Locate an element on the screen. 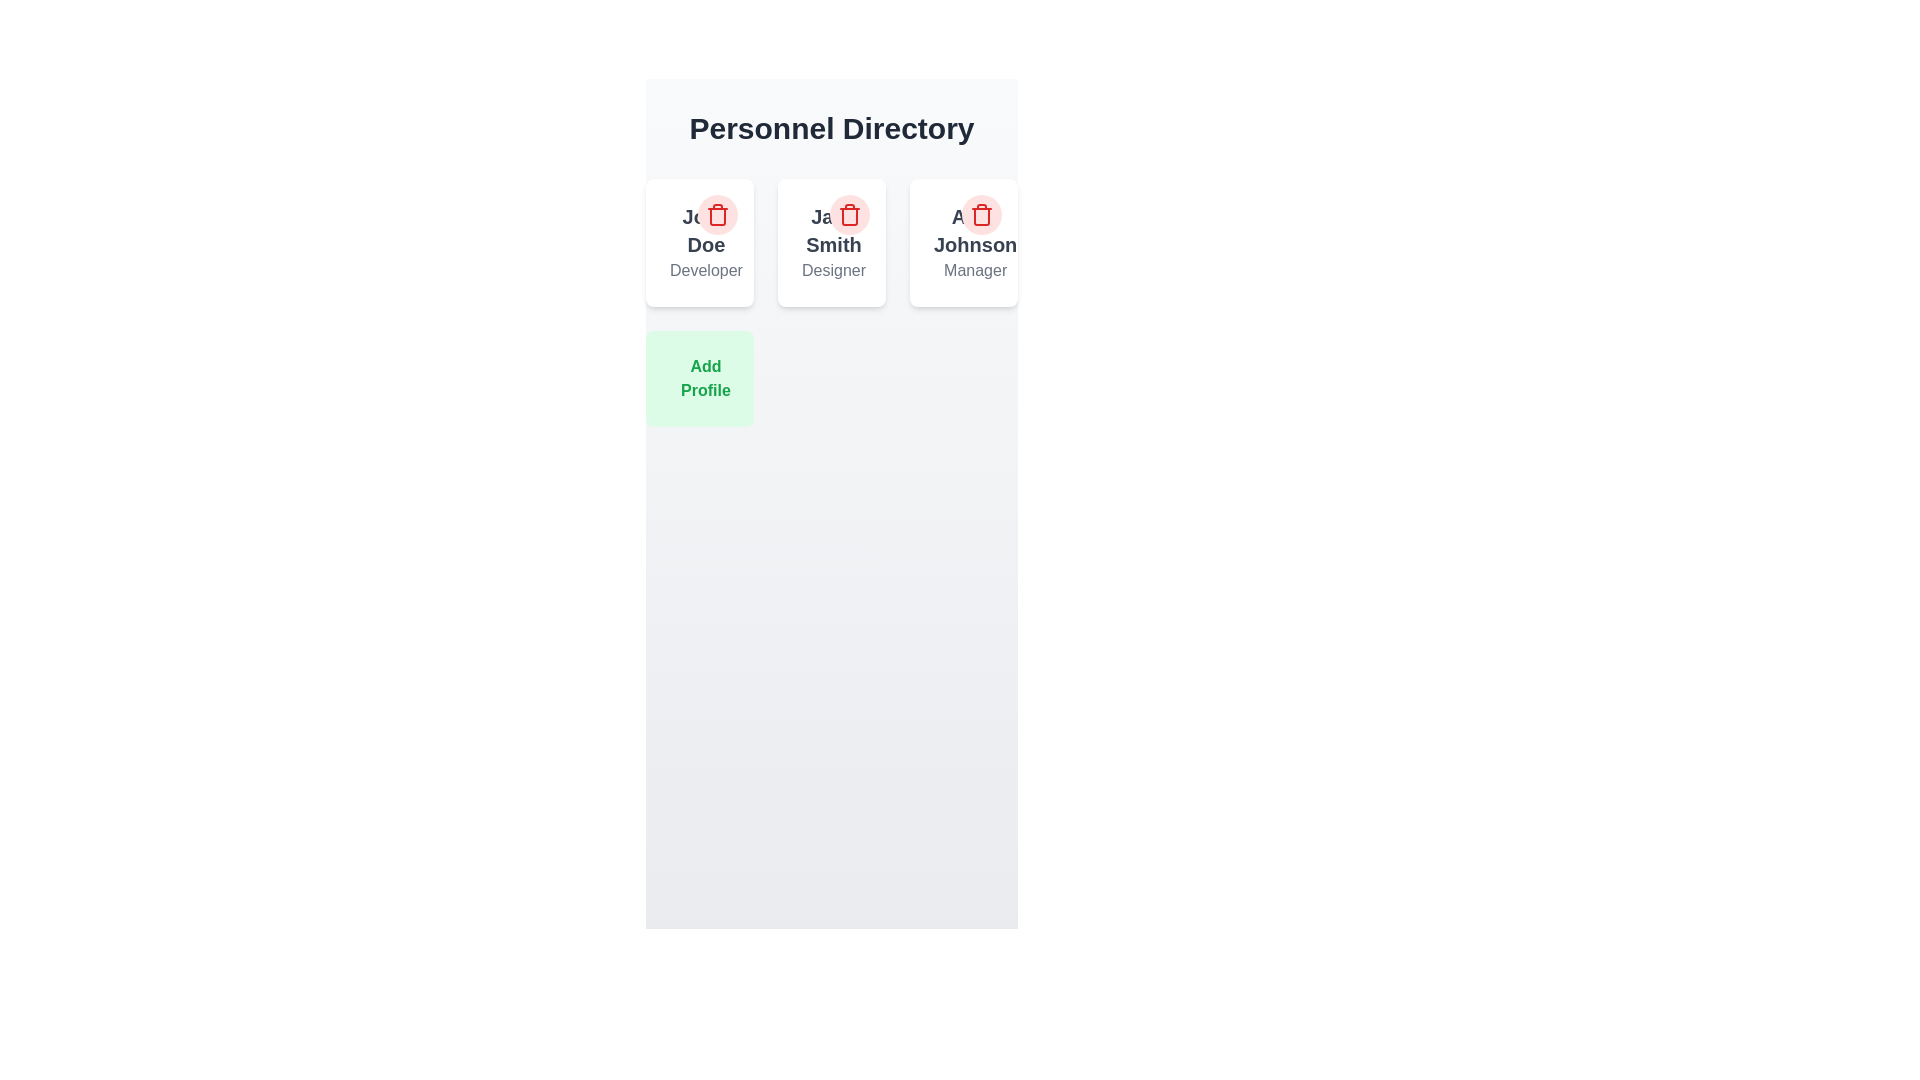 The width and height of the screenshot is (1920, 1080). text label displaying 'Developer' located below the name 'John Doe' on the leftmost card in the three-card layout is located at coordinates (706, 270).